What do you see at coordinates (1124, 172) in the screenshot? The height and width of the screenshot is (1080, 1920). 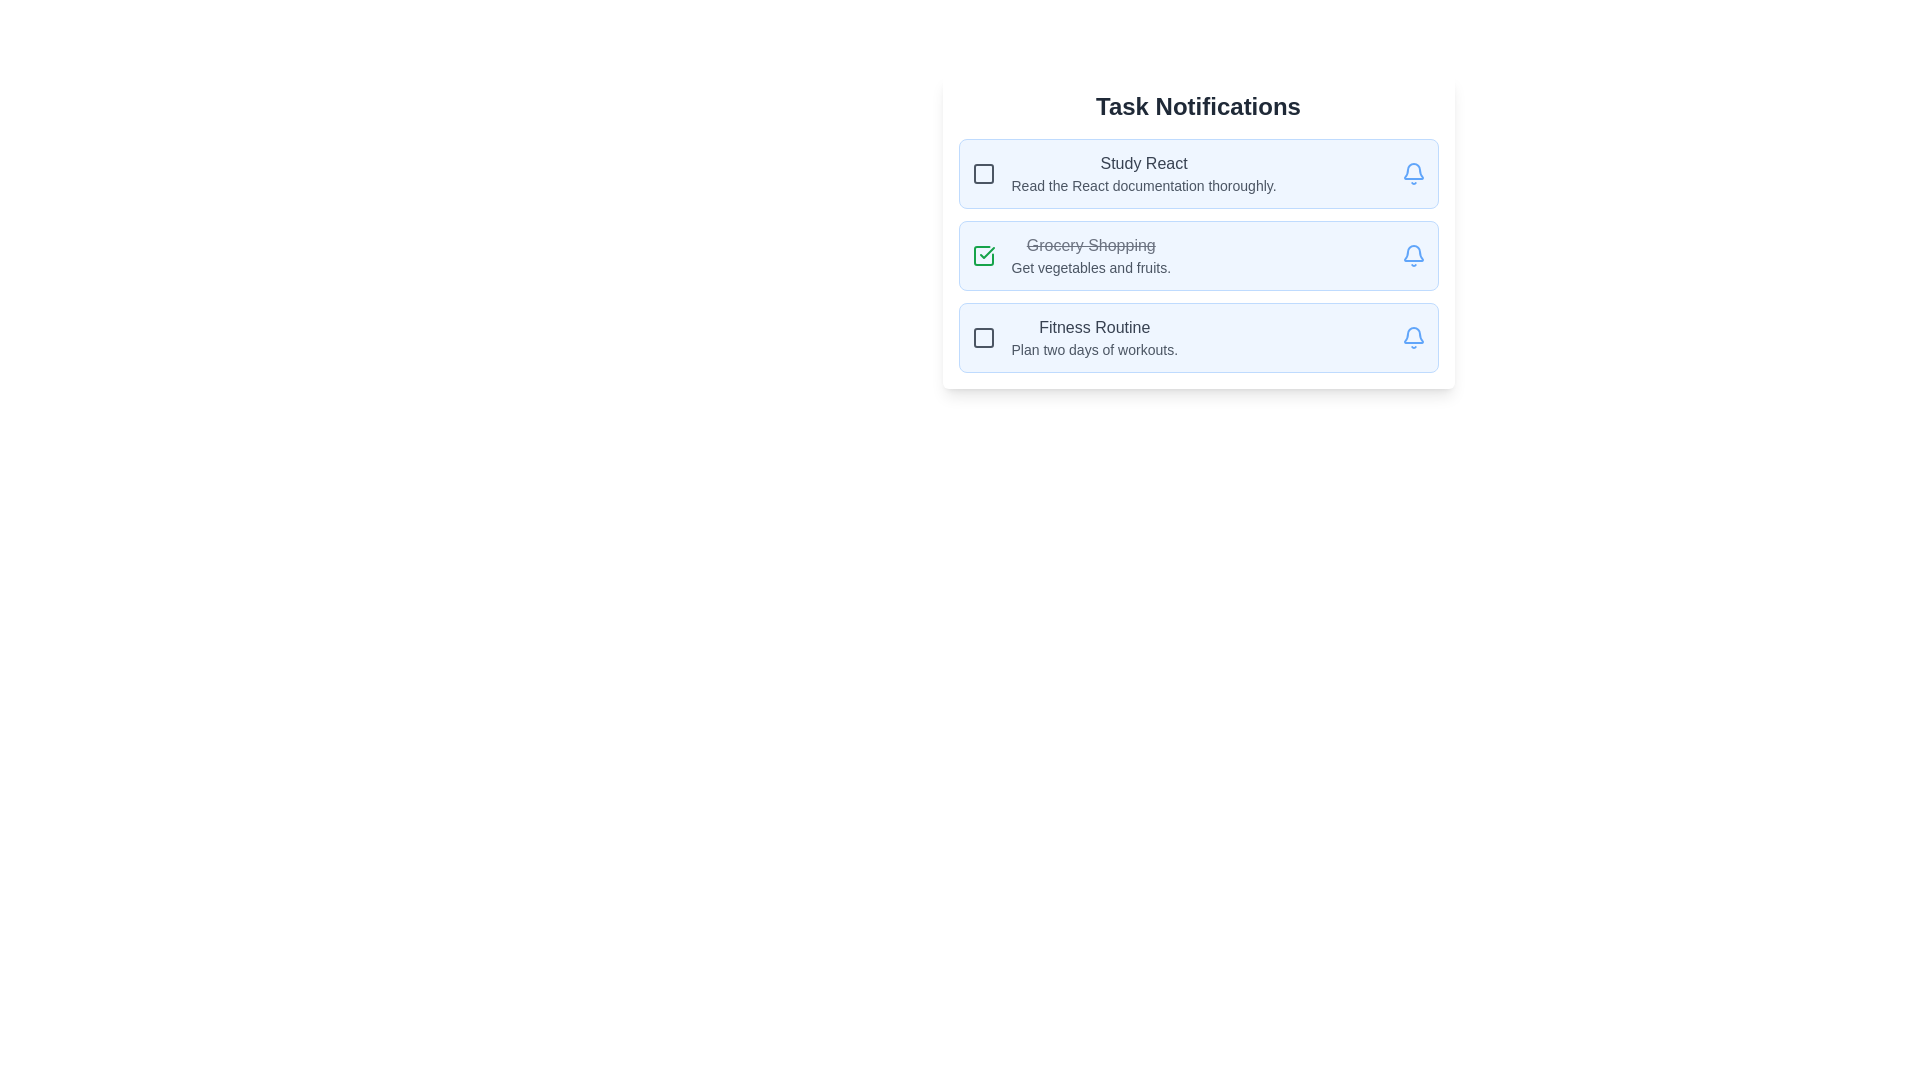 I see `the first checklist item titled 'Study React' in the 'Task Notifications' section` at bounding box center [1124, 172].